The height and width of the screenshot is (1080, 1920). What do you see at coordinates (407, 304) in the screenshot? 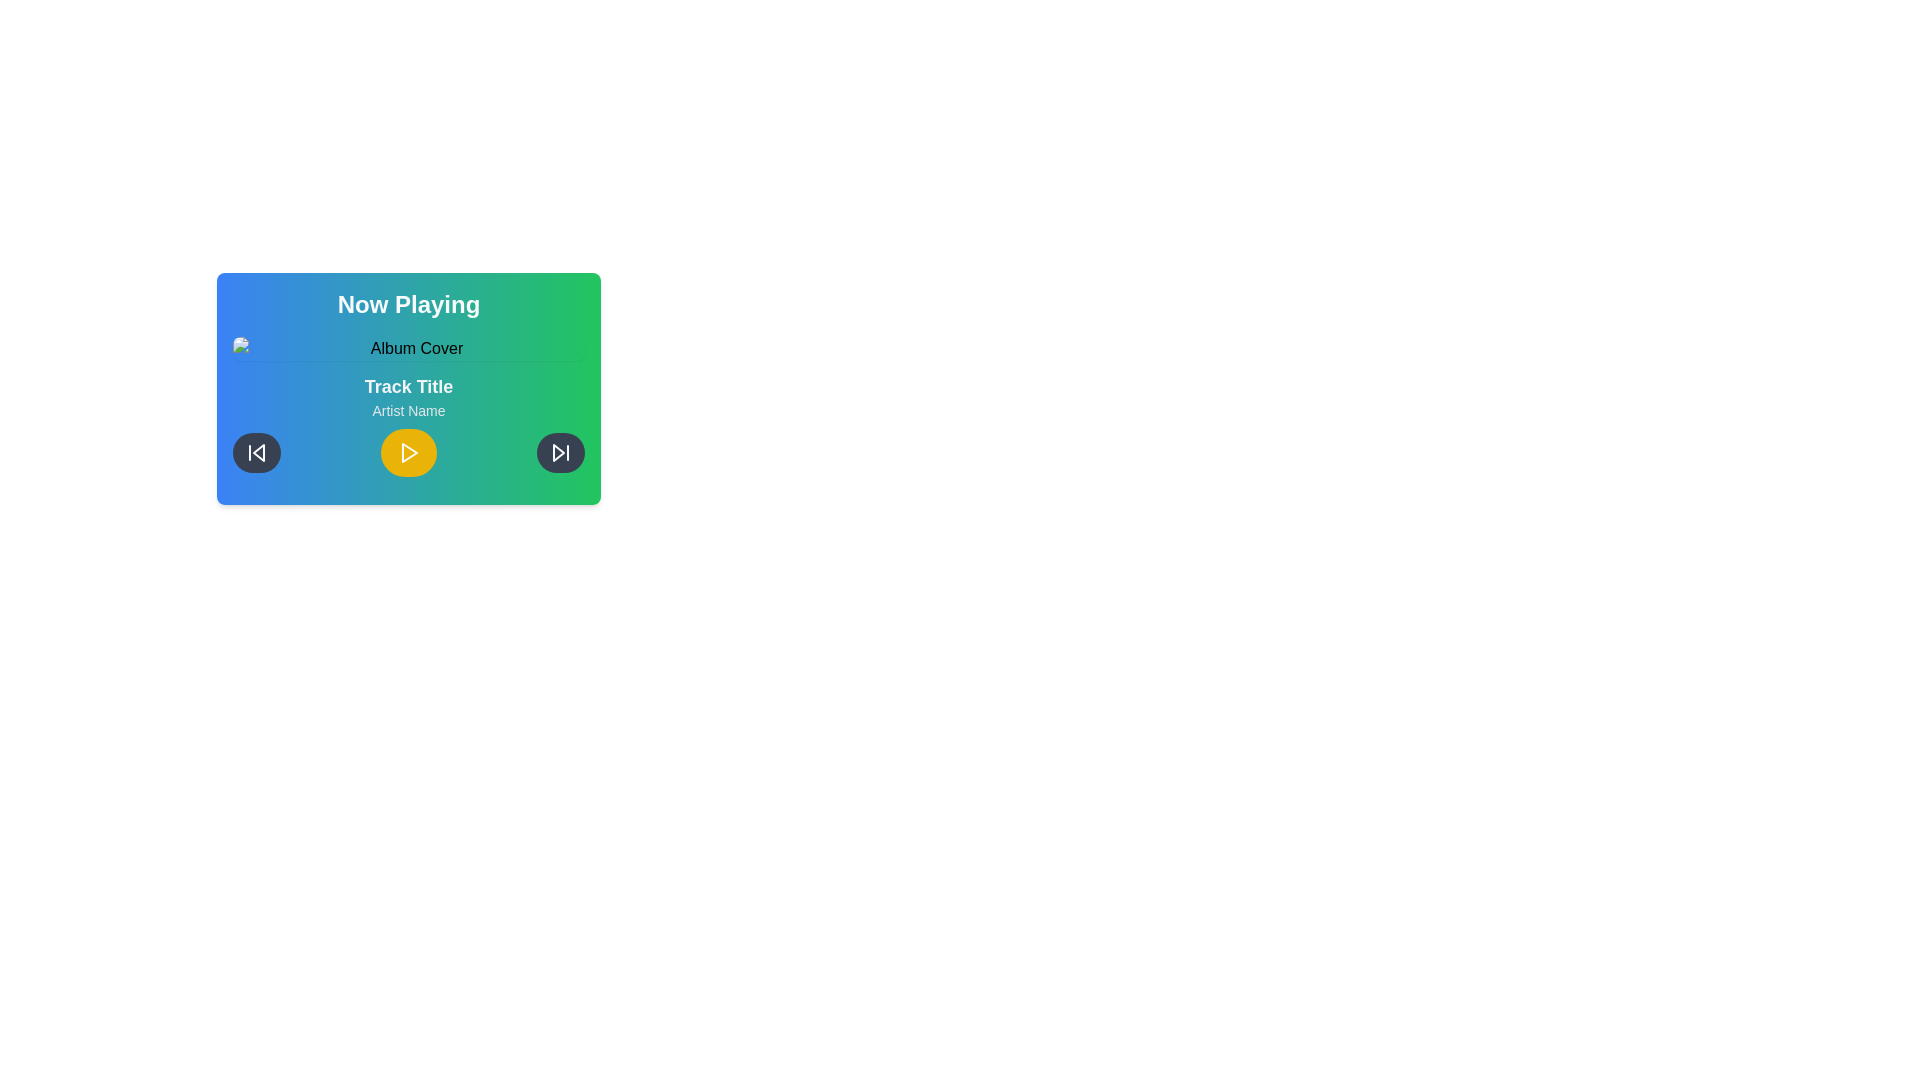
I see `the 'Now Playing' text label, which is a large, bold, white text displayed at the top of the panel with a gradient blue-to-green background` at bounding box center [407, 304].